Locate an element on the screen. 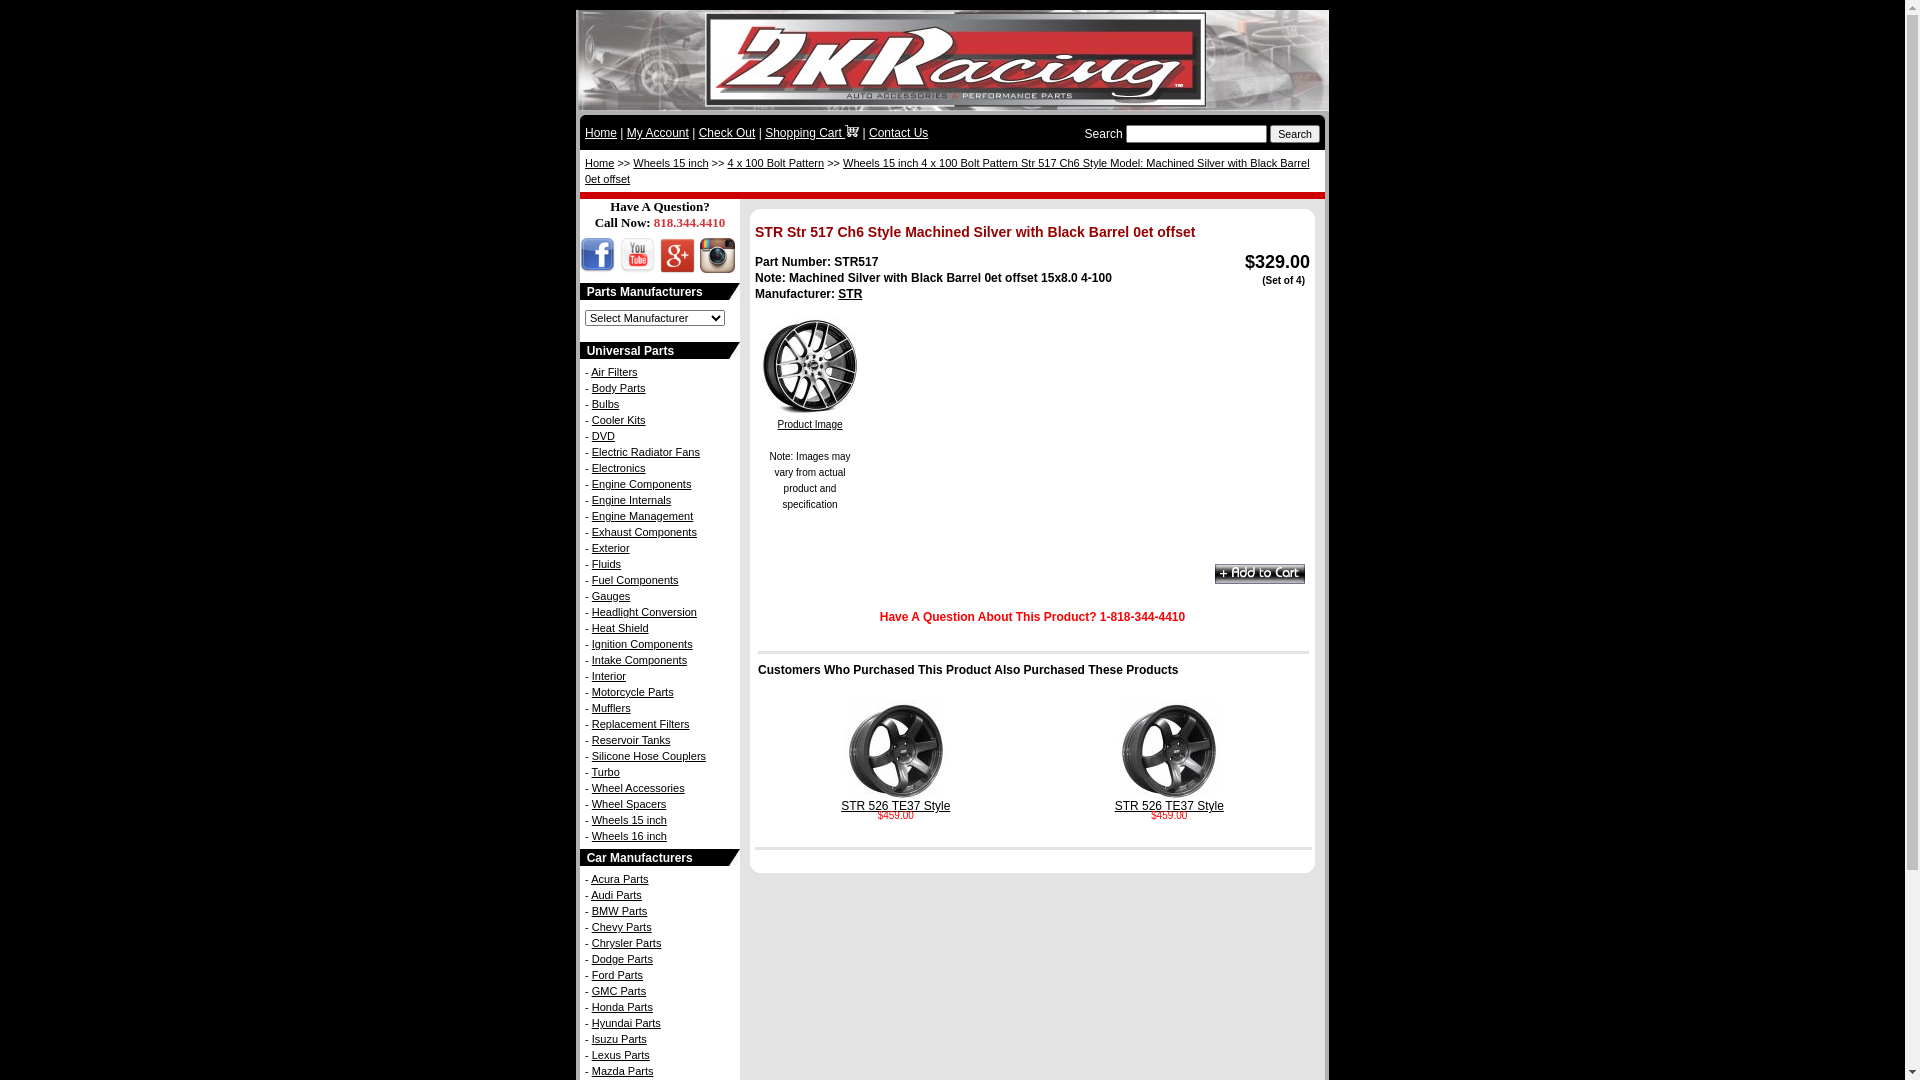 This screenshot has width=1920, height=1080. 'Ignition Components' is located at coordinates (642, 644).